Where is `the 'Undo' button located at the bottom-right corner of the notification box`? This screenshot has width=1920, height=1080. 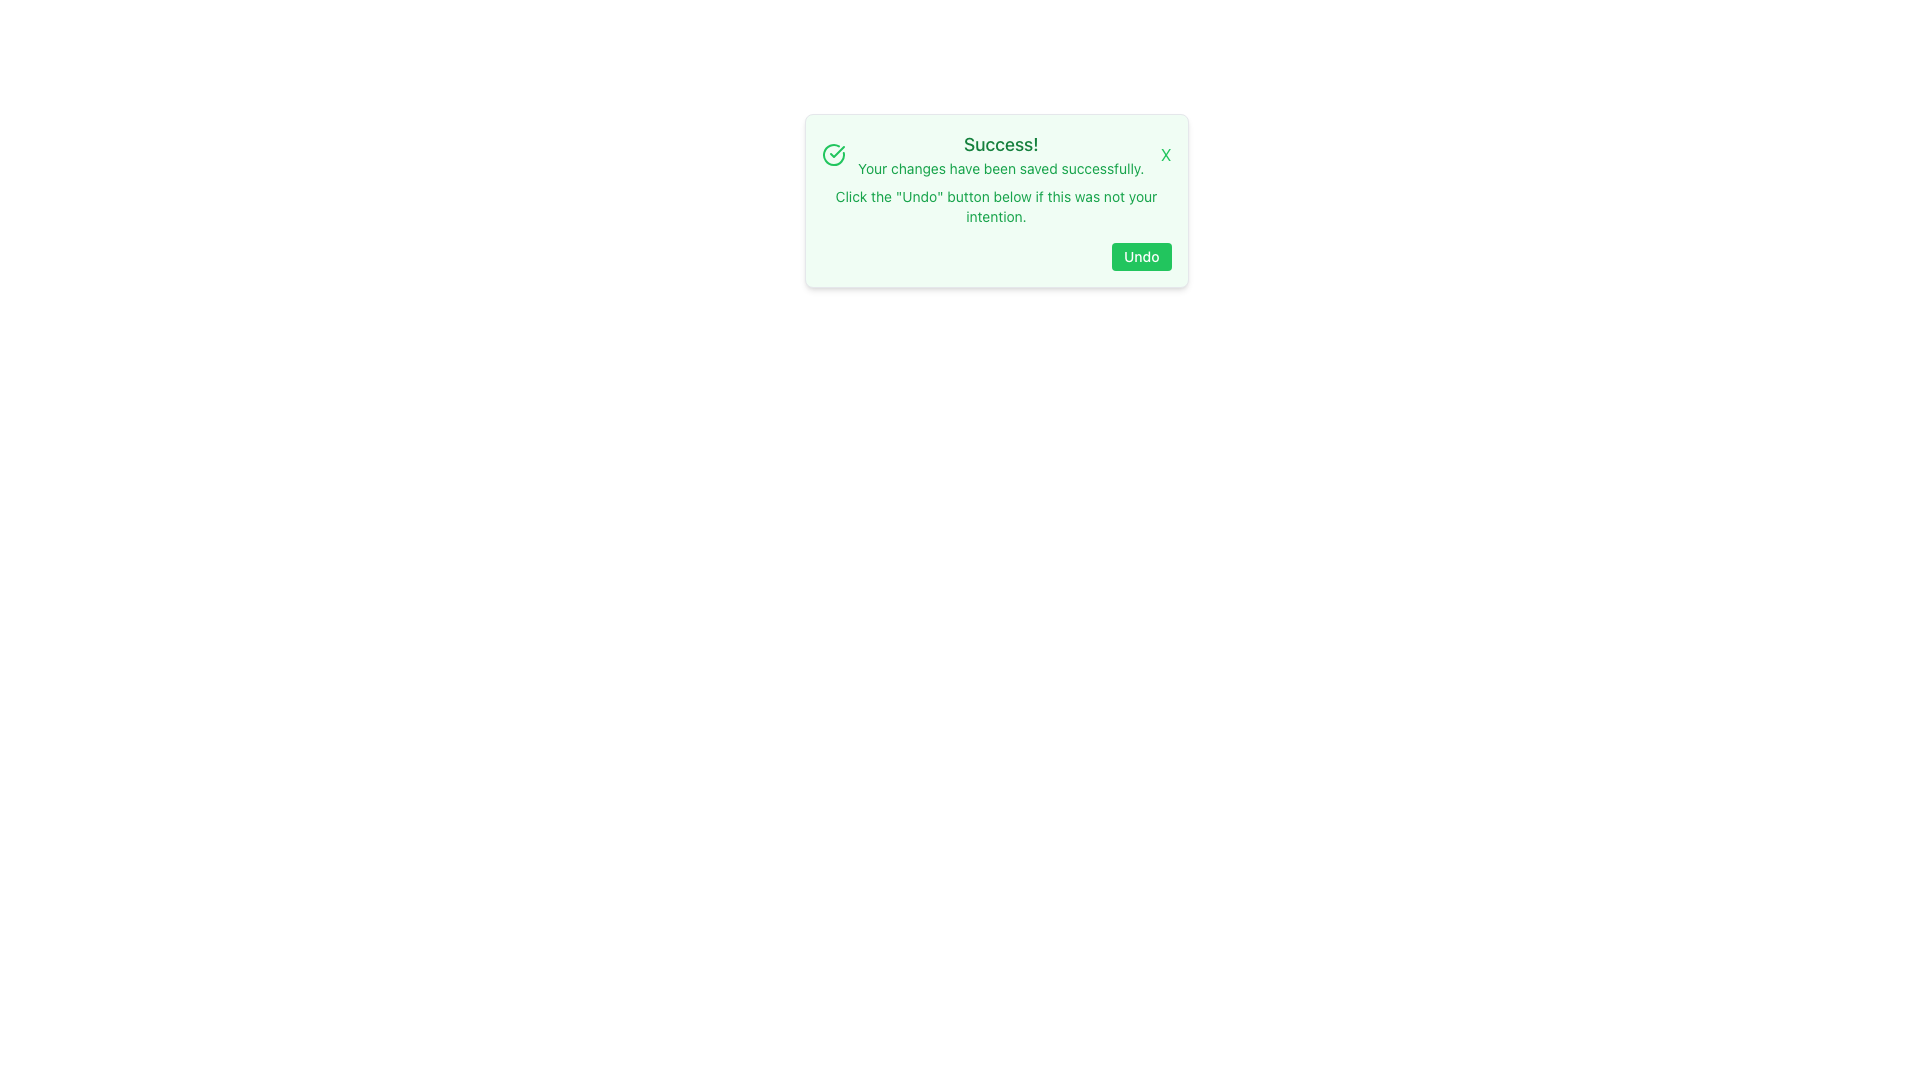 the 'Undo' button located at the bottom-right corner of the notification box is located at coordinates (1141, 256).